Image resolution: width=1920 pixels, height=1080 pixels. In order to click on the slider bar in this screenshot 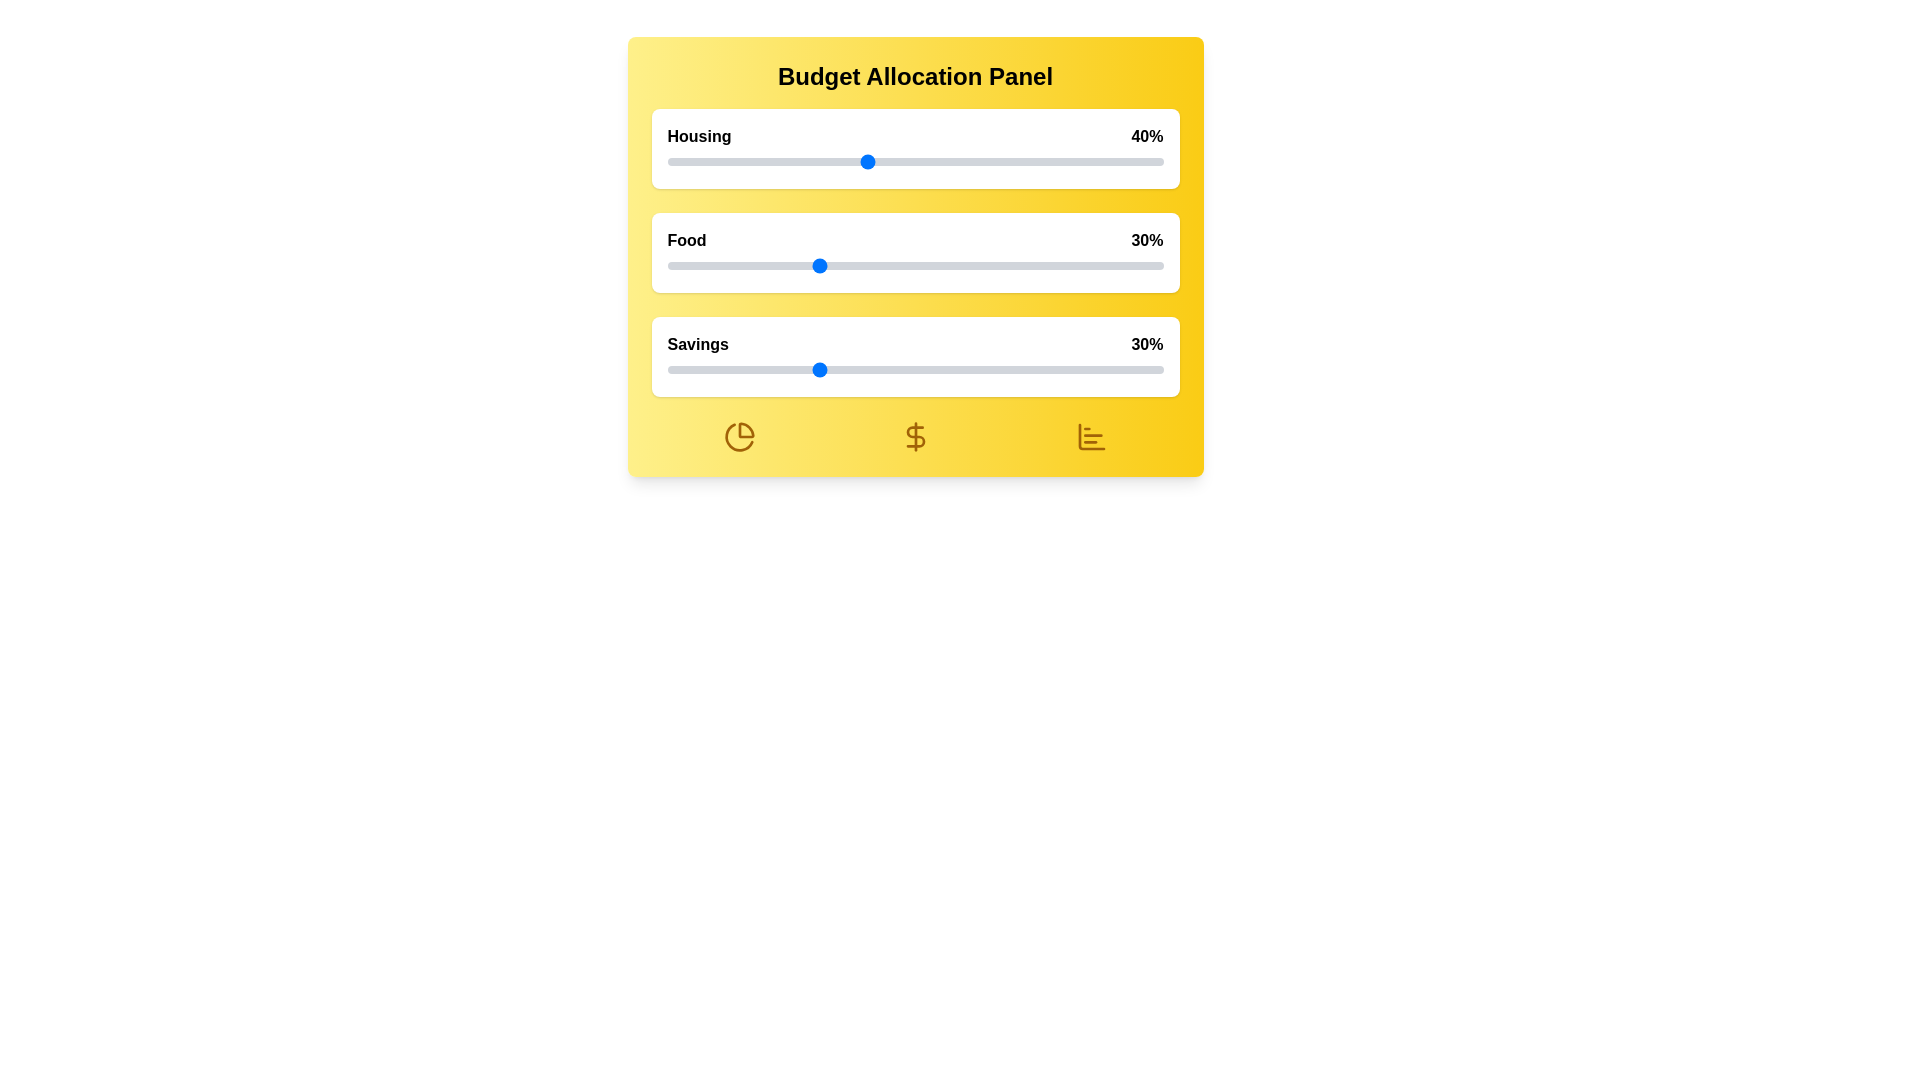, I will do `click(914, 370)`.